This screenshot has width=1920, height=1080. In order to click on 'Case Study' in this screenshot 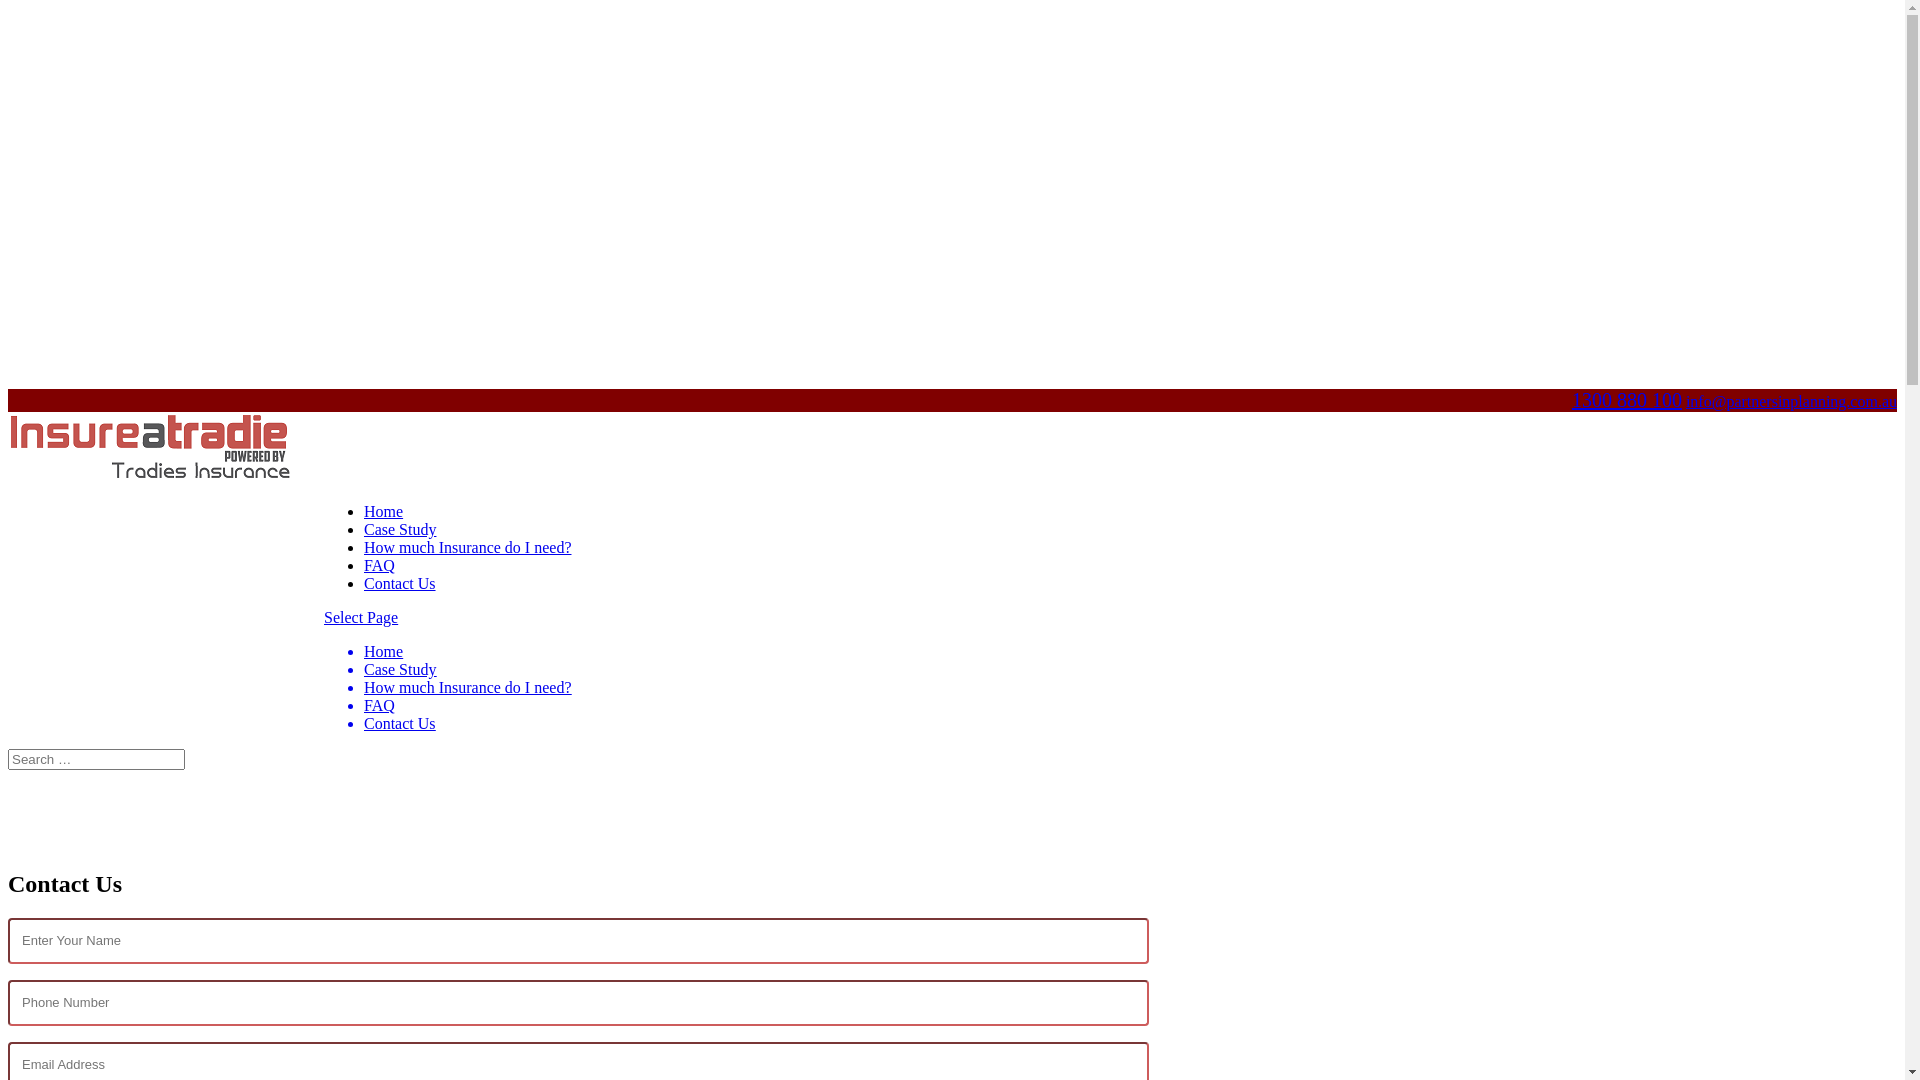, I will do `click(399, 669)`.